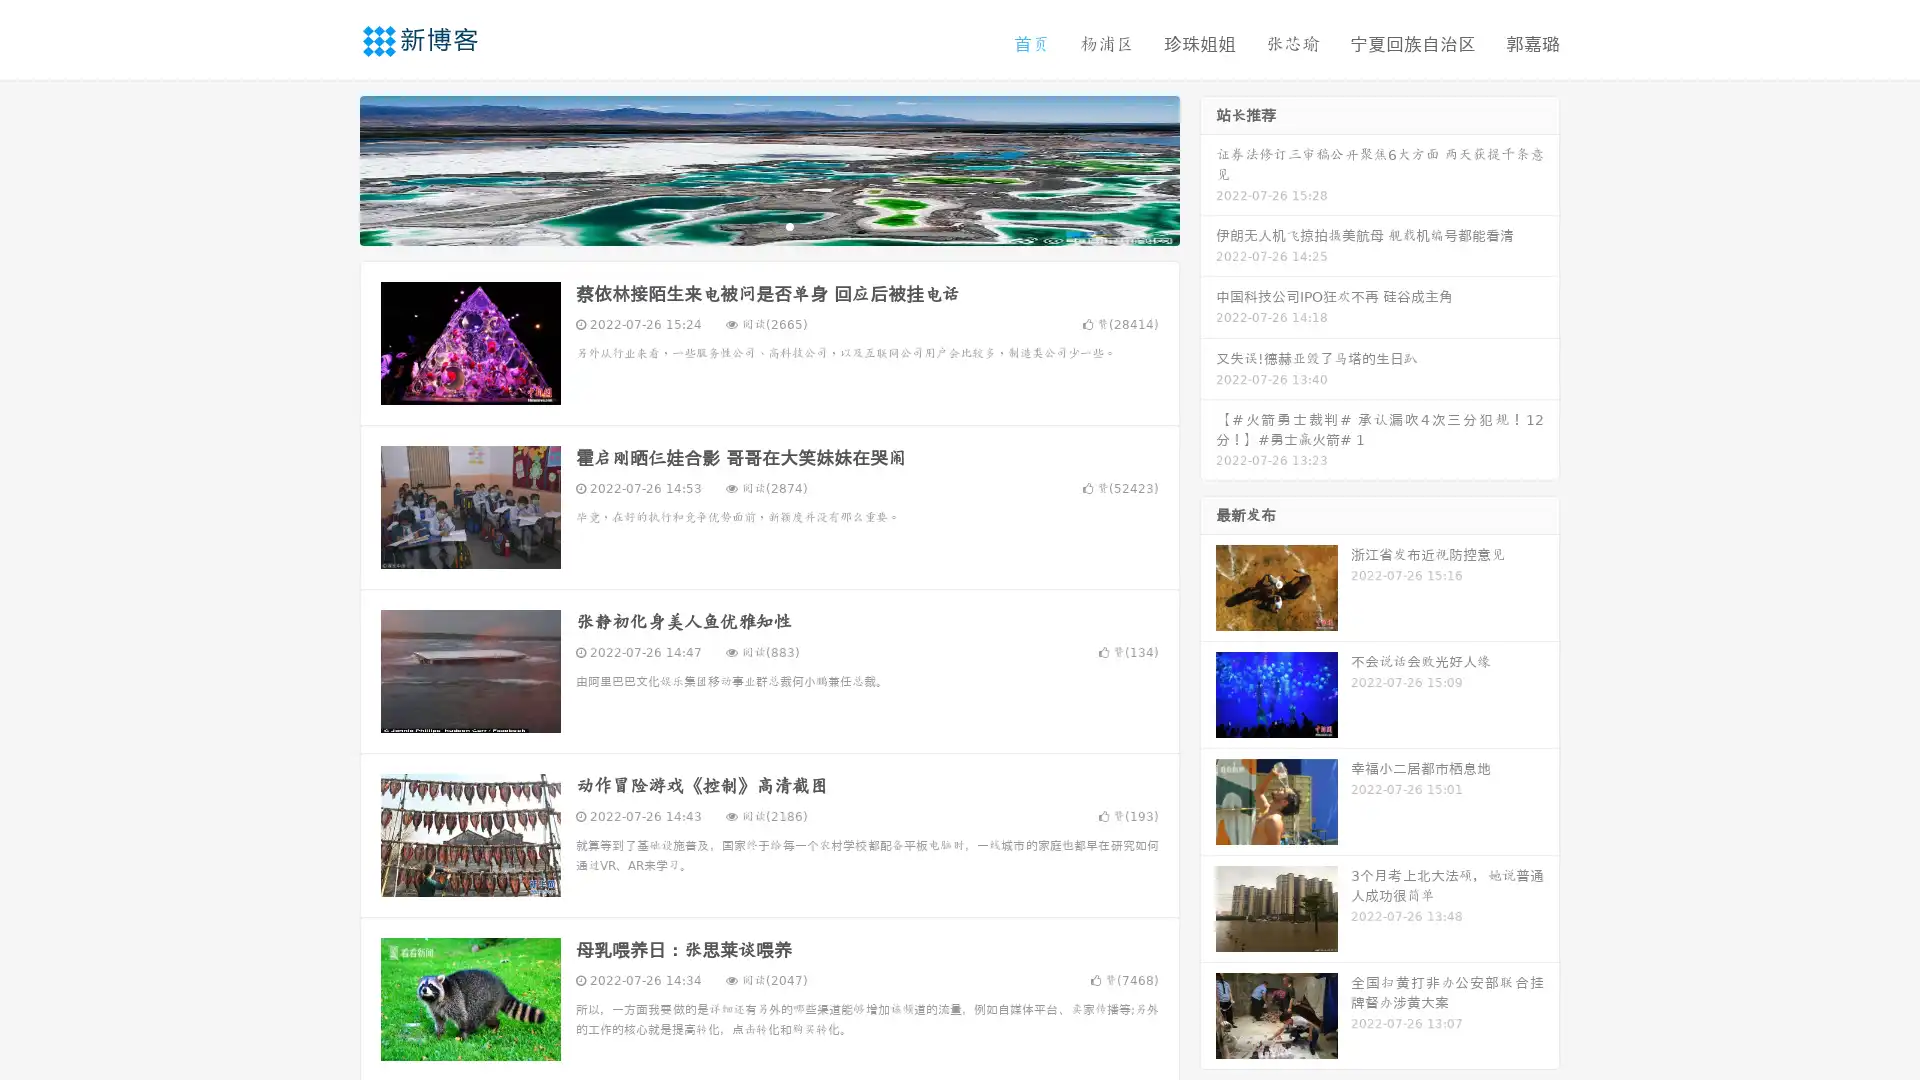 Image resolution: width=1920 pixels, height=1080 pixels. What do you see at coordinates (768, 225) in the screenshot?
I see `Go to slide 2` at bounding box center [768, 225].